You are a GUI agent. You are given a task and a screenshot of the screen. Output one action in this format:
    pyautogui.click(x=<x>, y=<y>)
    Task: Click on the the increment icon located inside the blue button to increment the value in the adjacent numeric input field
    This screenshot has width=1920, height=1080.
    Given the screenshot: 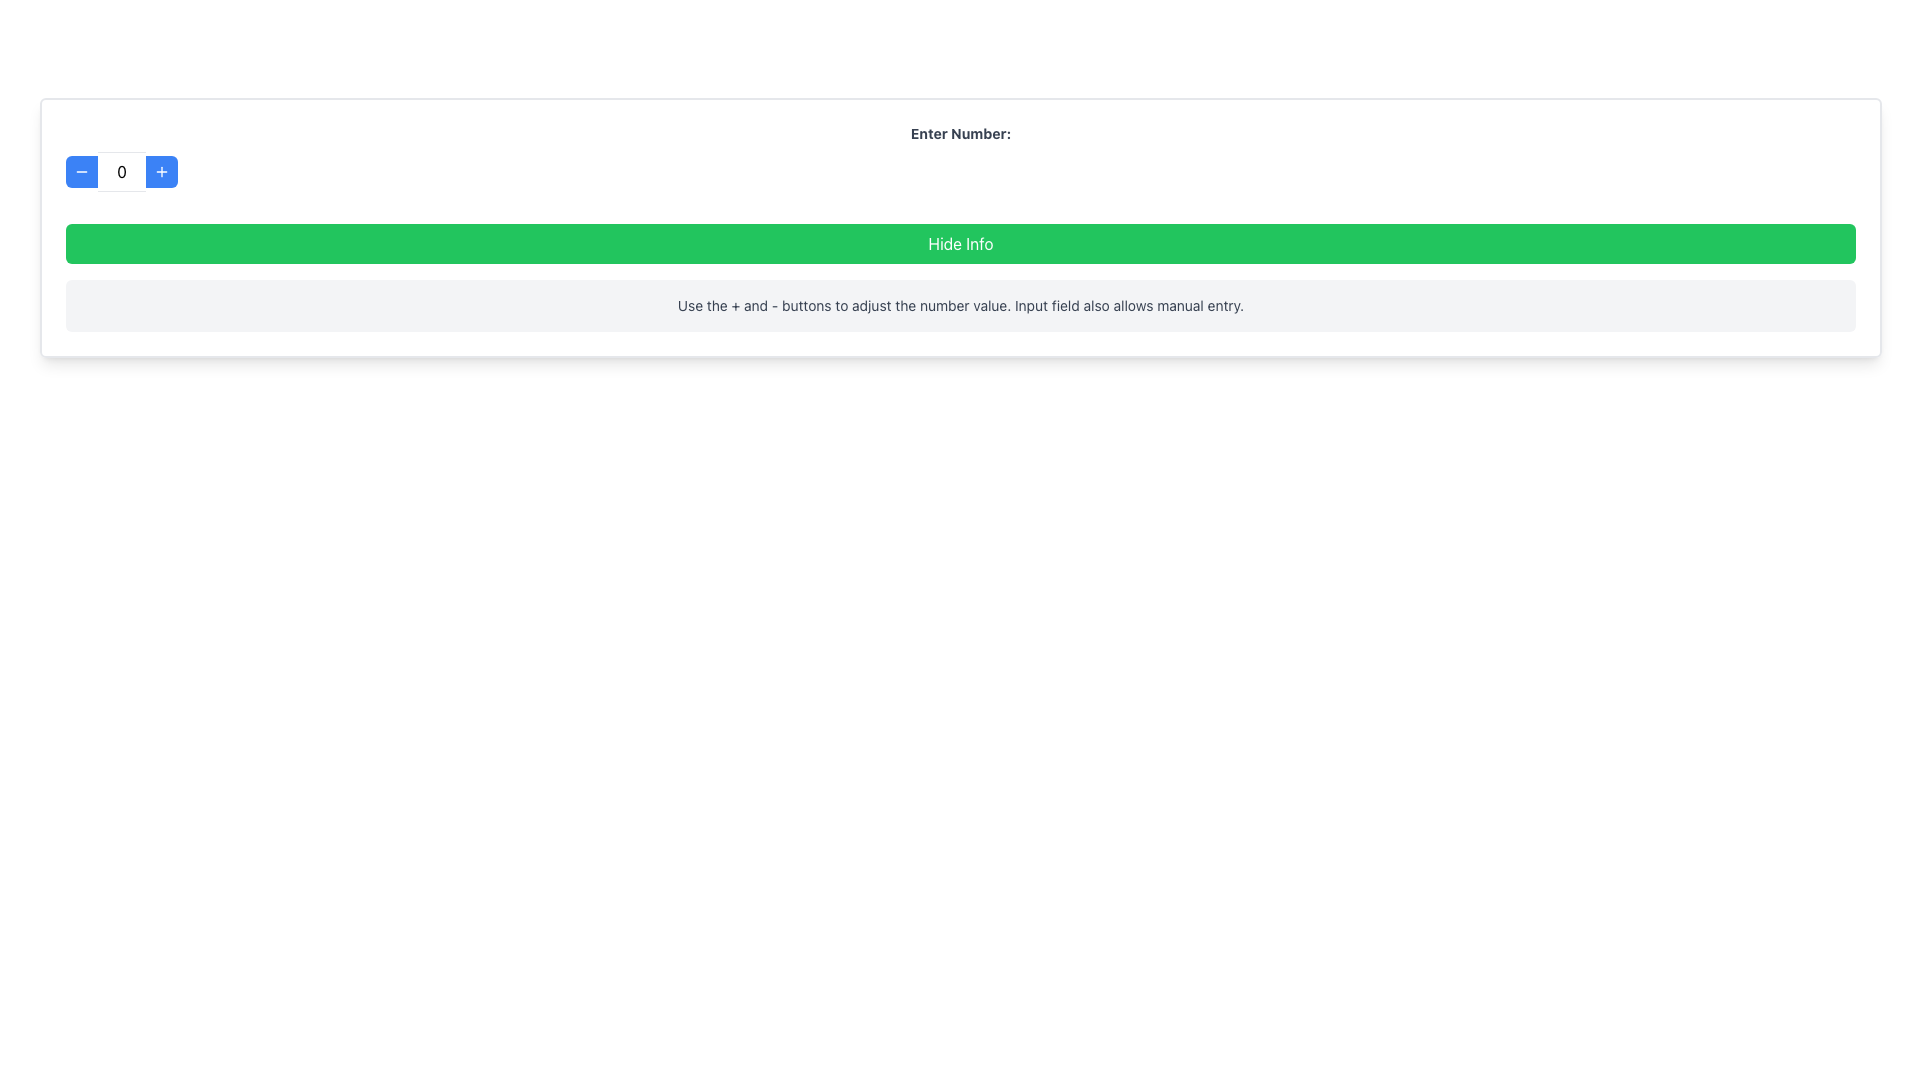 What is the action you would take?
    pyautogui.click(x=162, y=171)
    